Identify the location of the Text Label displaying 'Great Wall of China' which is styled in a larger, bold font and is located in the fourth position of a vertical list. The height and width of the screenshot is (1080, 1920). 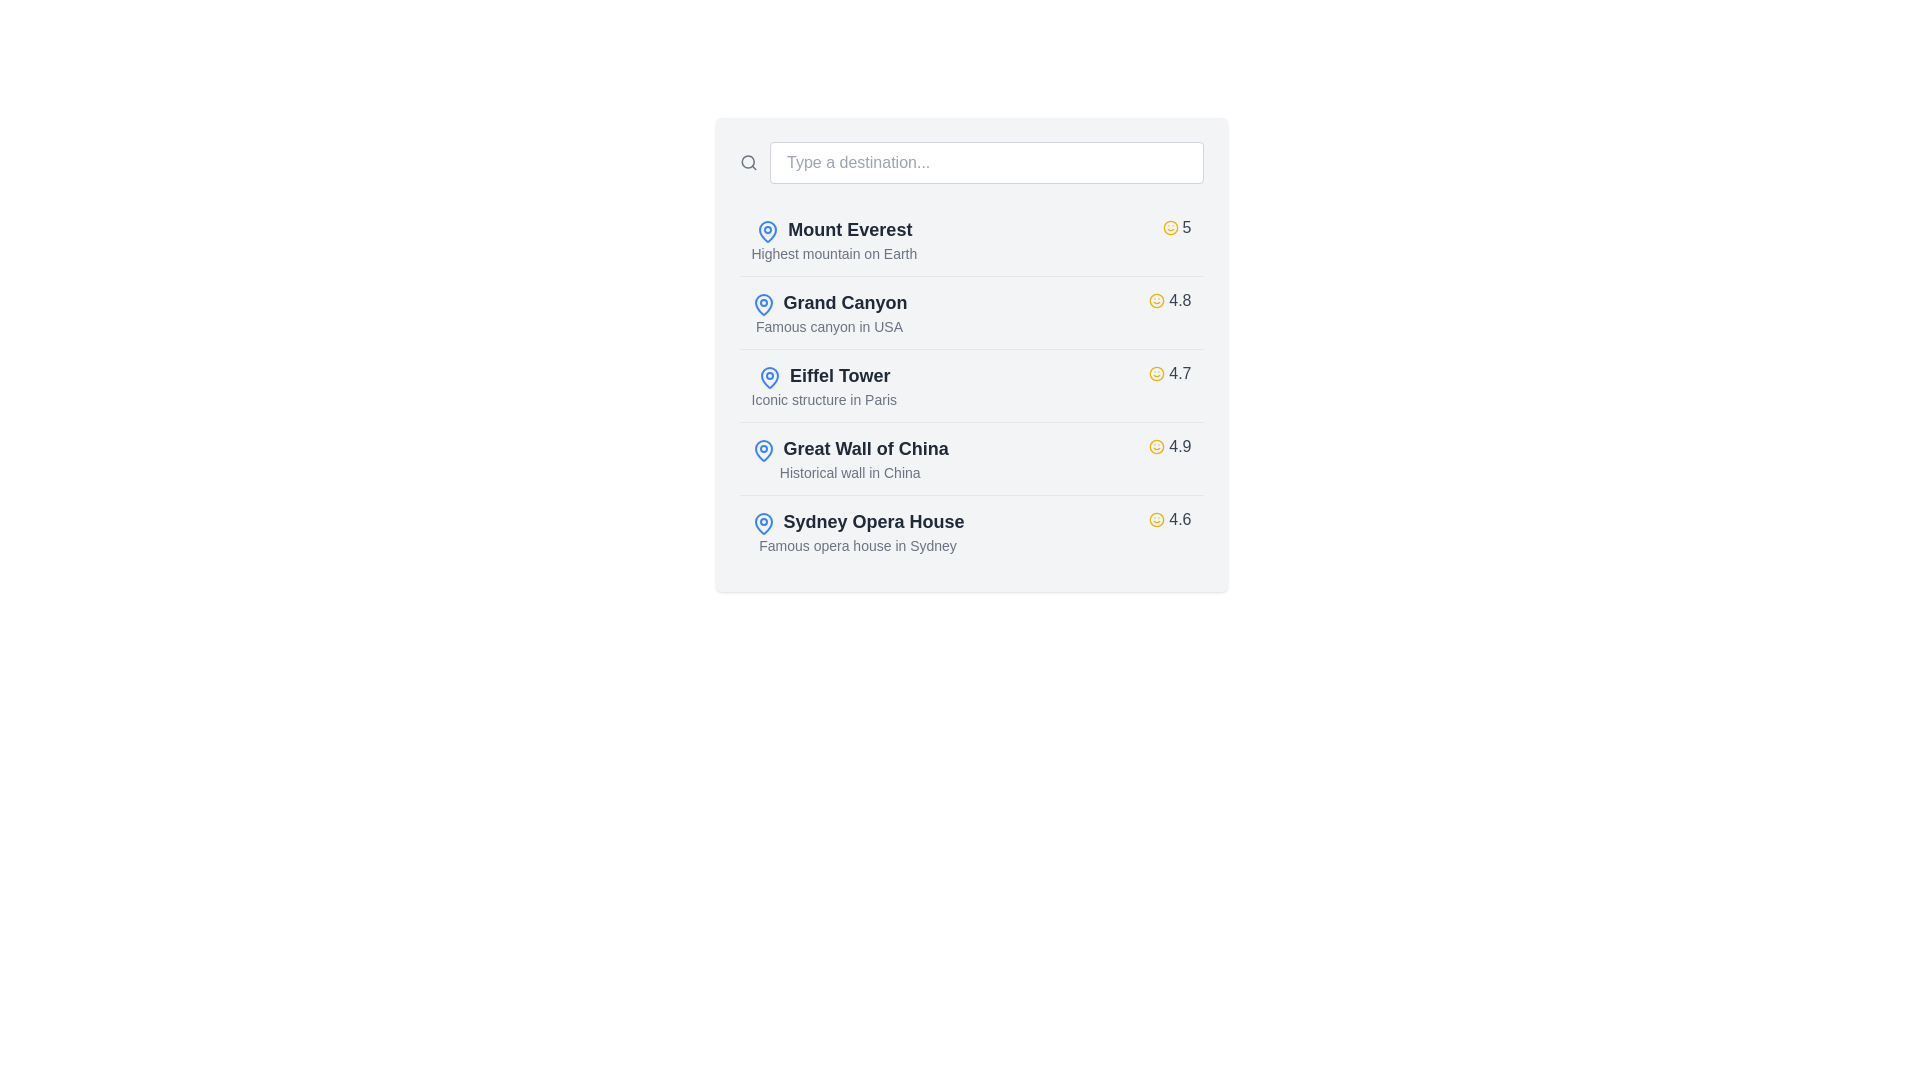
(866, 447).